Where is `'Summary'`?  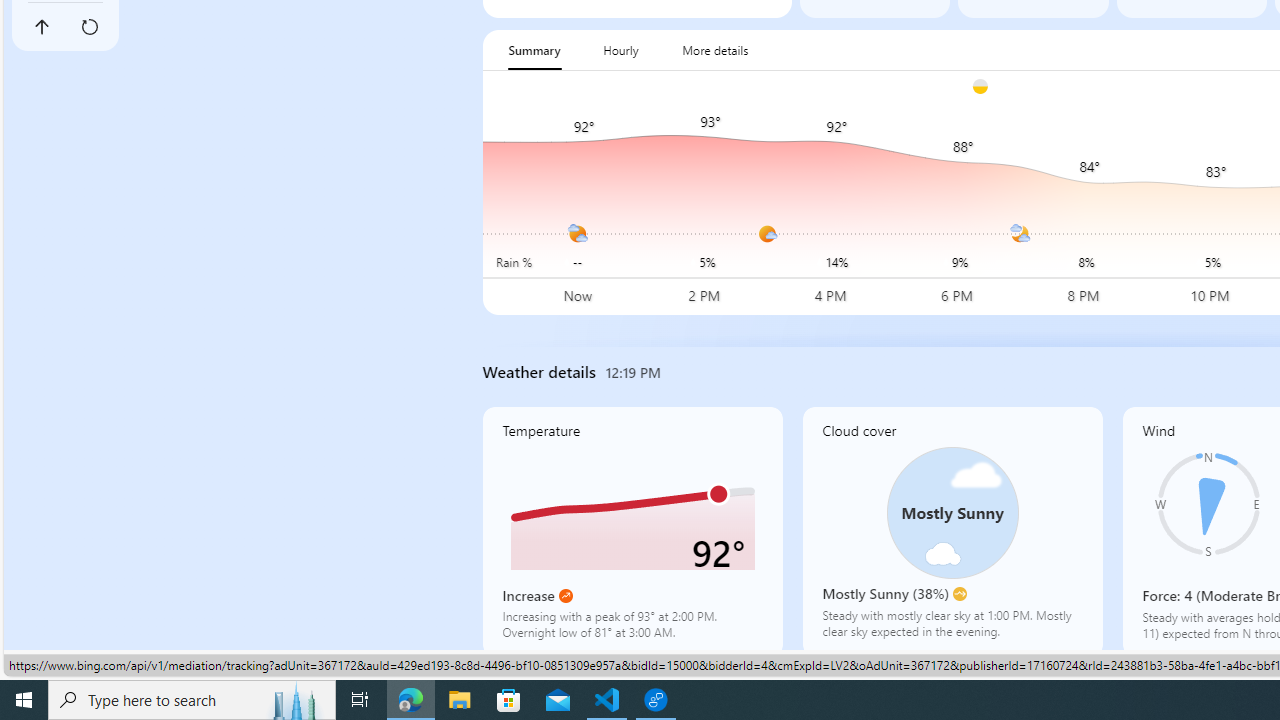
'Summary' is located at coordinates (534, 49).